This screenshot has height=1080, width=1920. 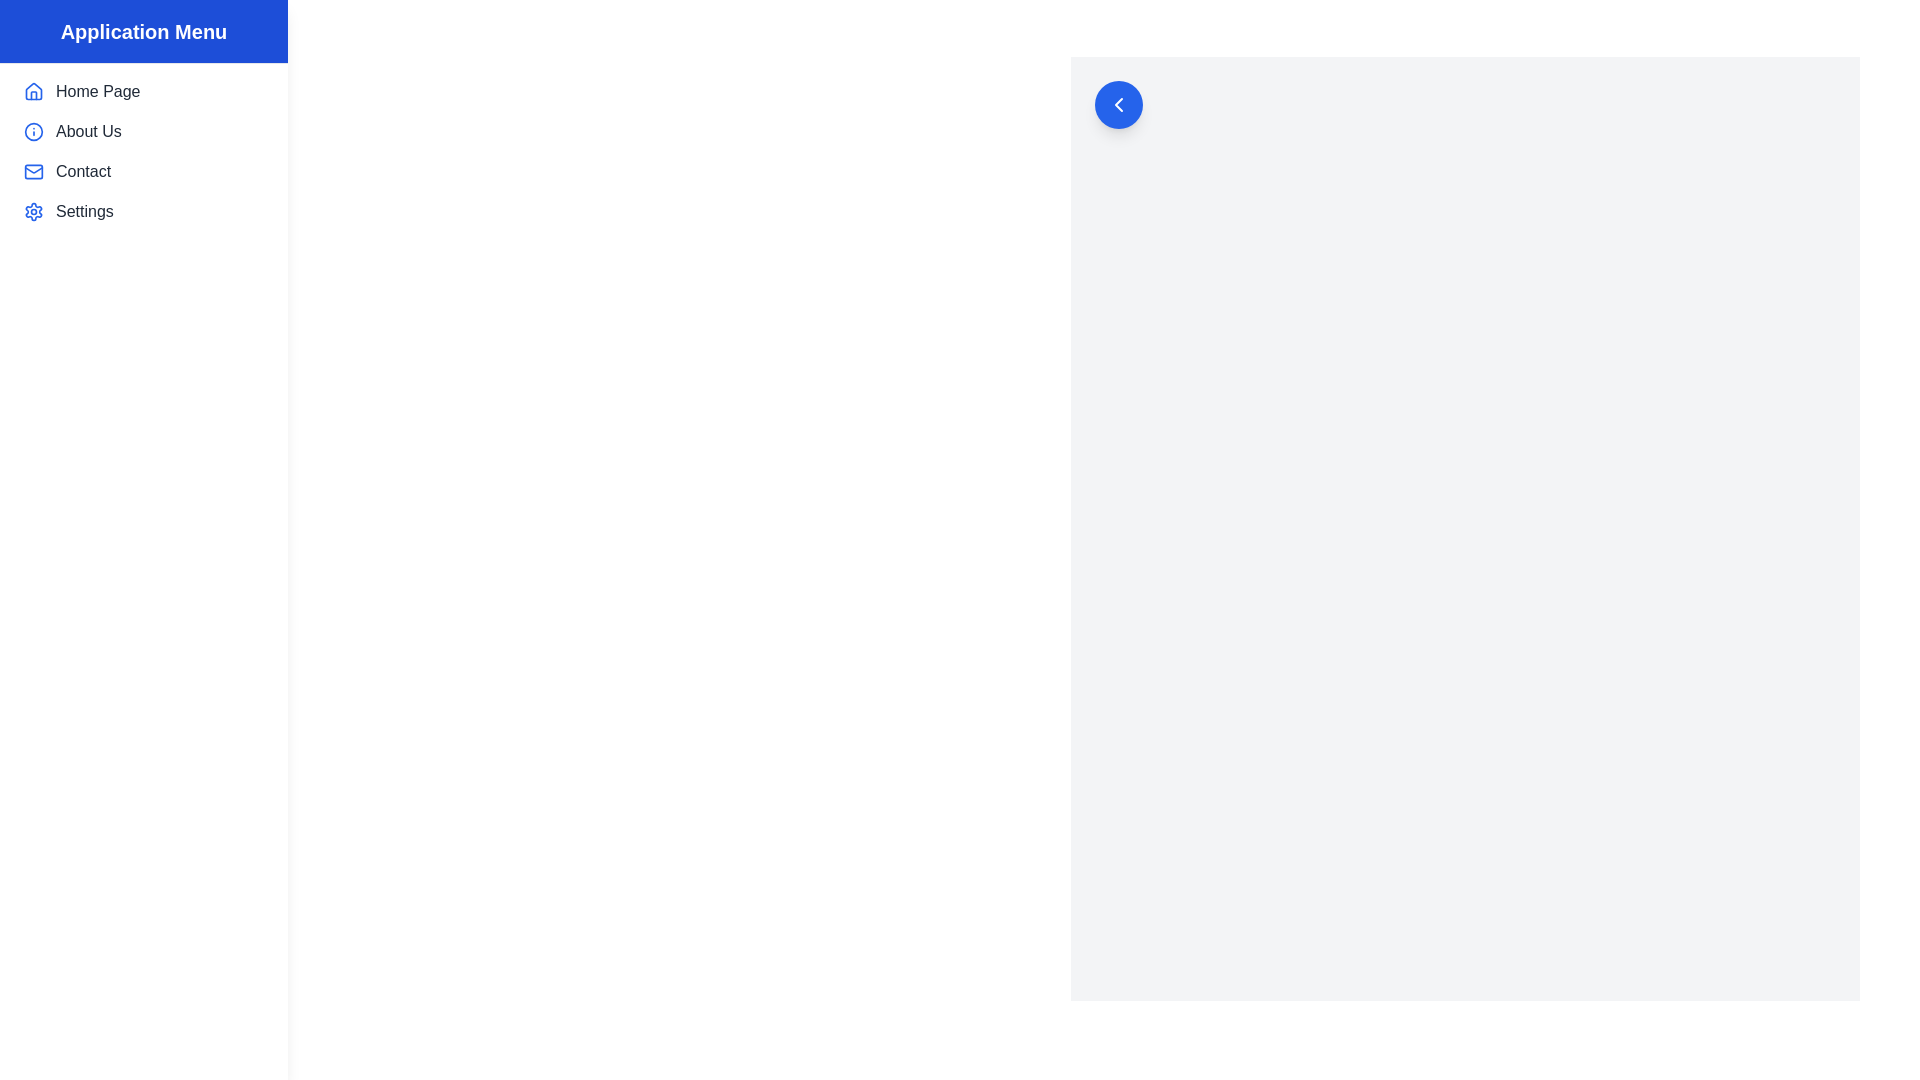 I want to click on the 'Home Page' menu entry icon located in the left side menu, which is the first item in the list, so click(x=33, y=91).